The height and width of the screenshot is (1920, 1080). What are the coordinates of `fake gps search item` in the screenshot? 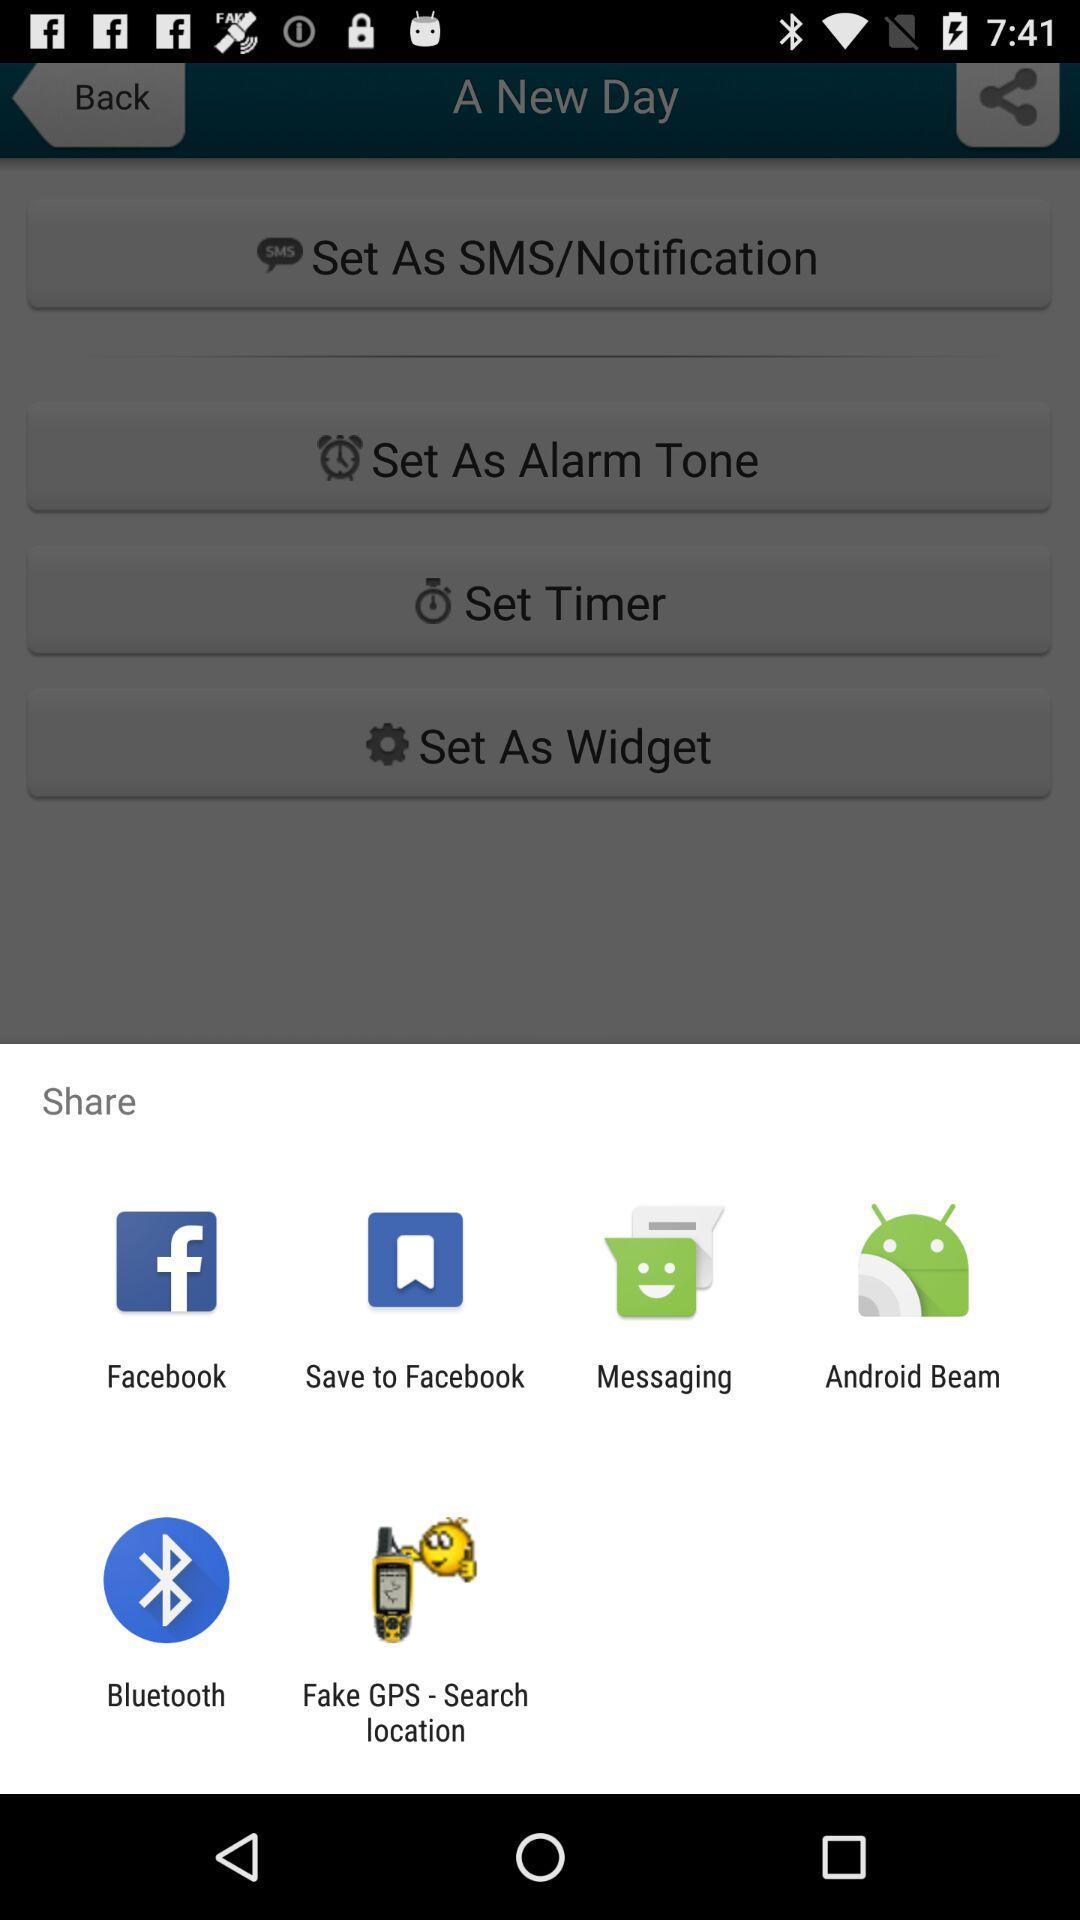 It's located at (414, 1711).